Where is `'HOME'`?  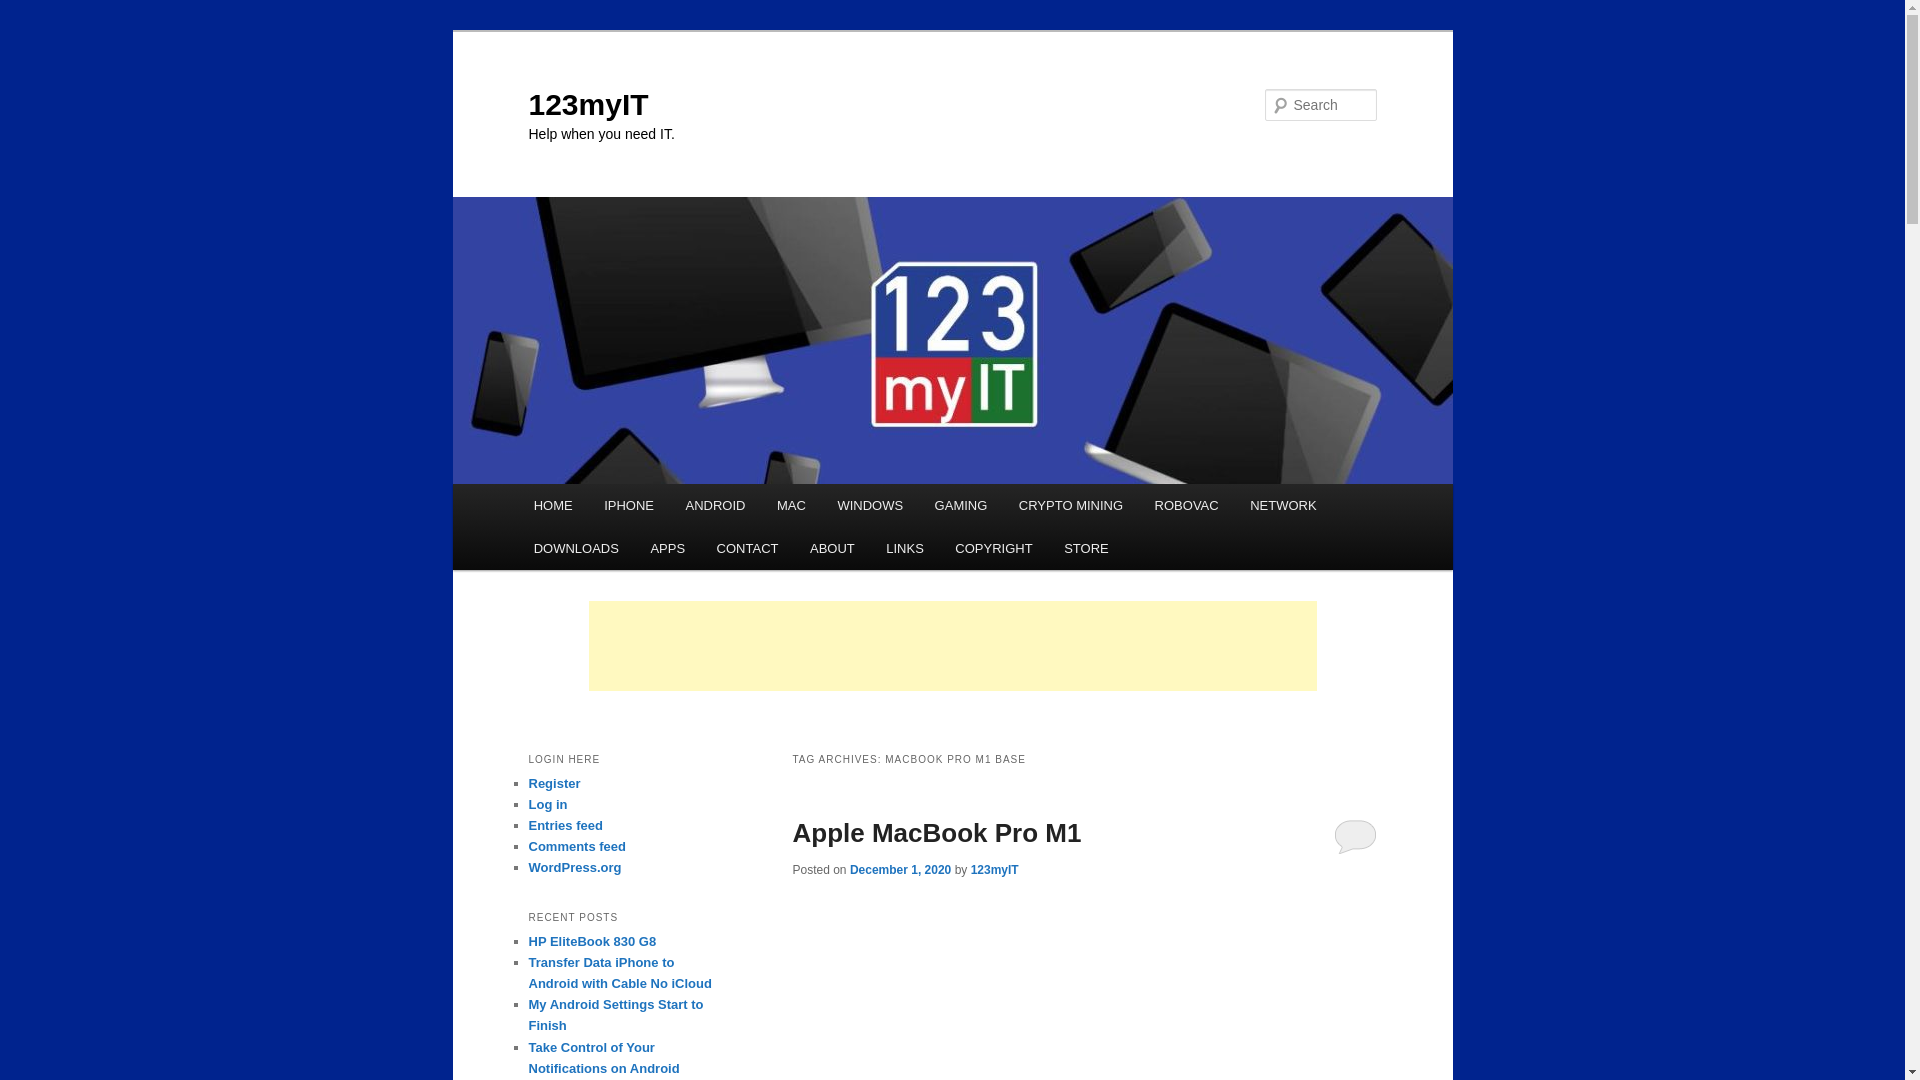 'HOME' is located at coordinates (553, 504).